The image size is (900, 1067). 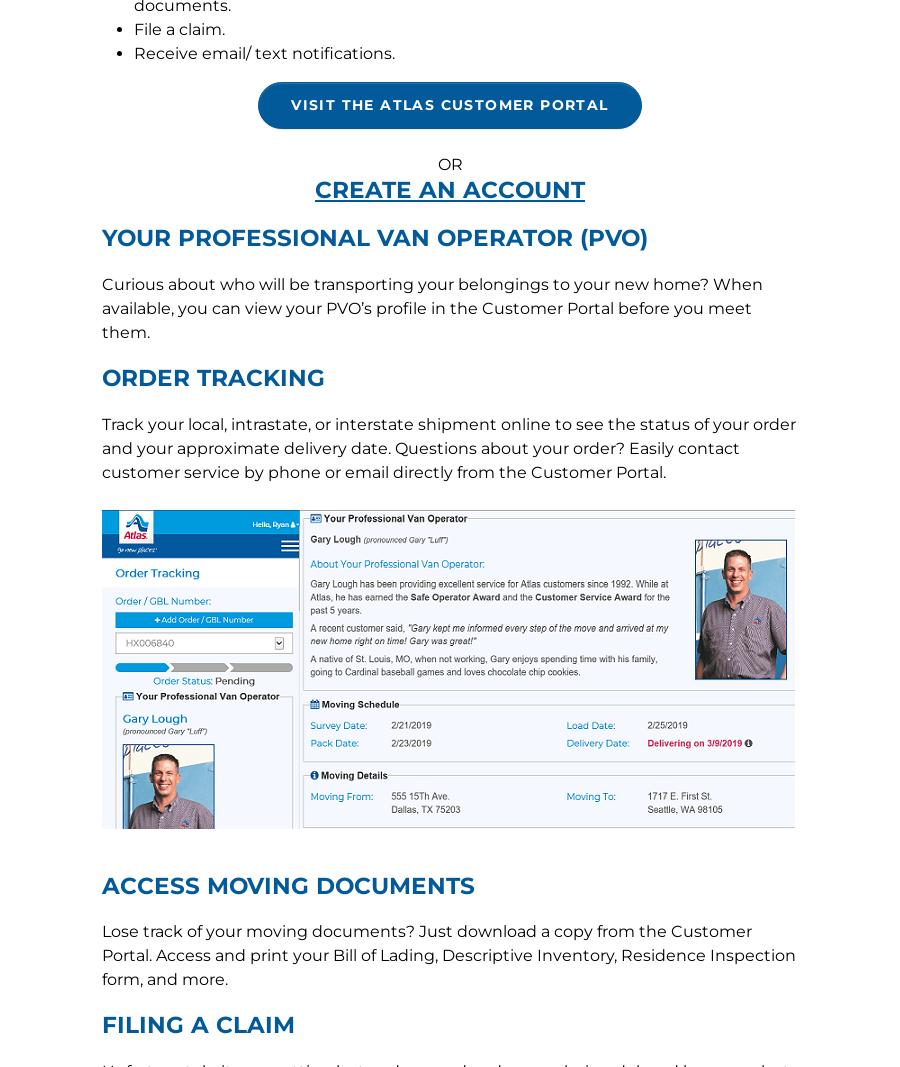 I want to click on '1212 Saint George Road, Evansville, IN 47711', so click(x=450, y=449).